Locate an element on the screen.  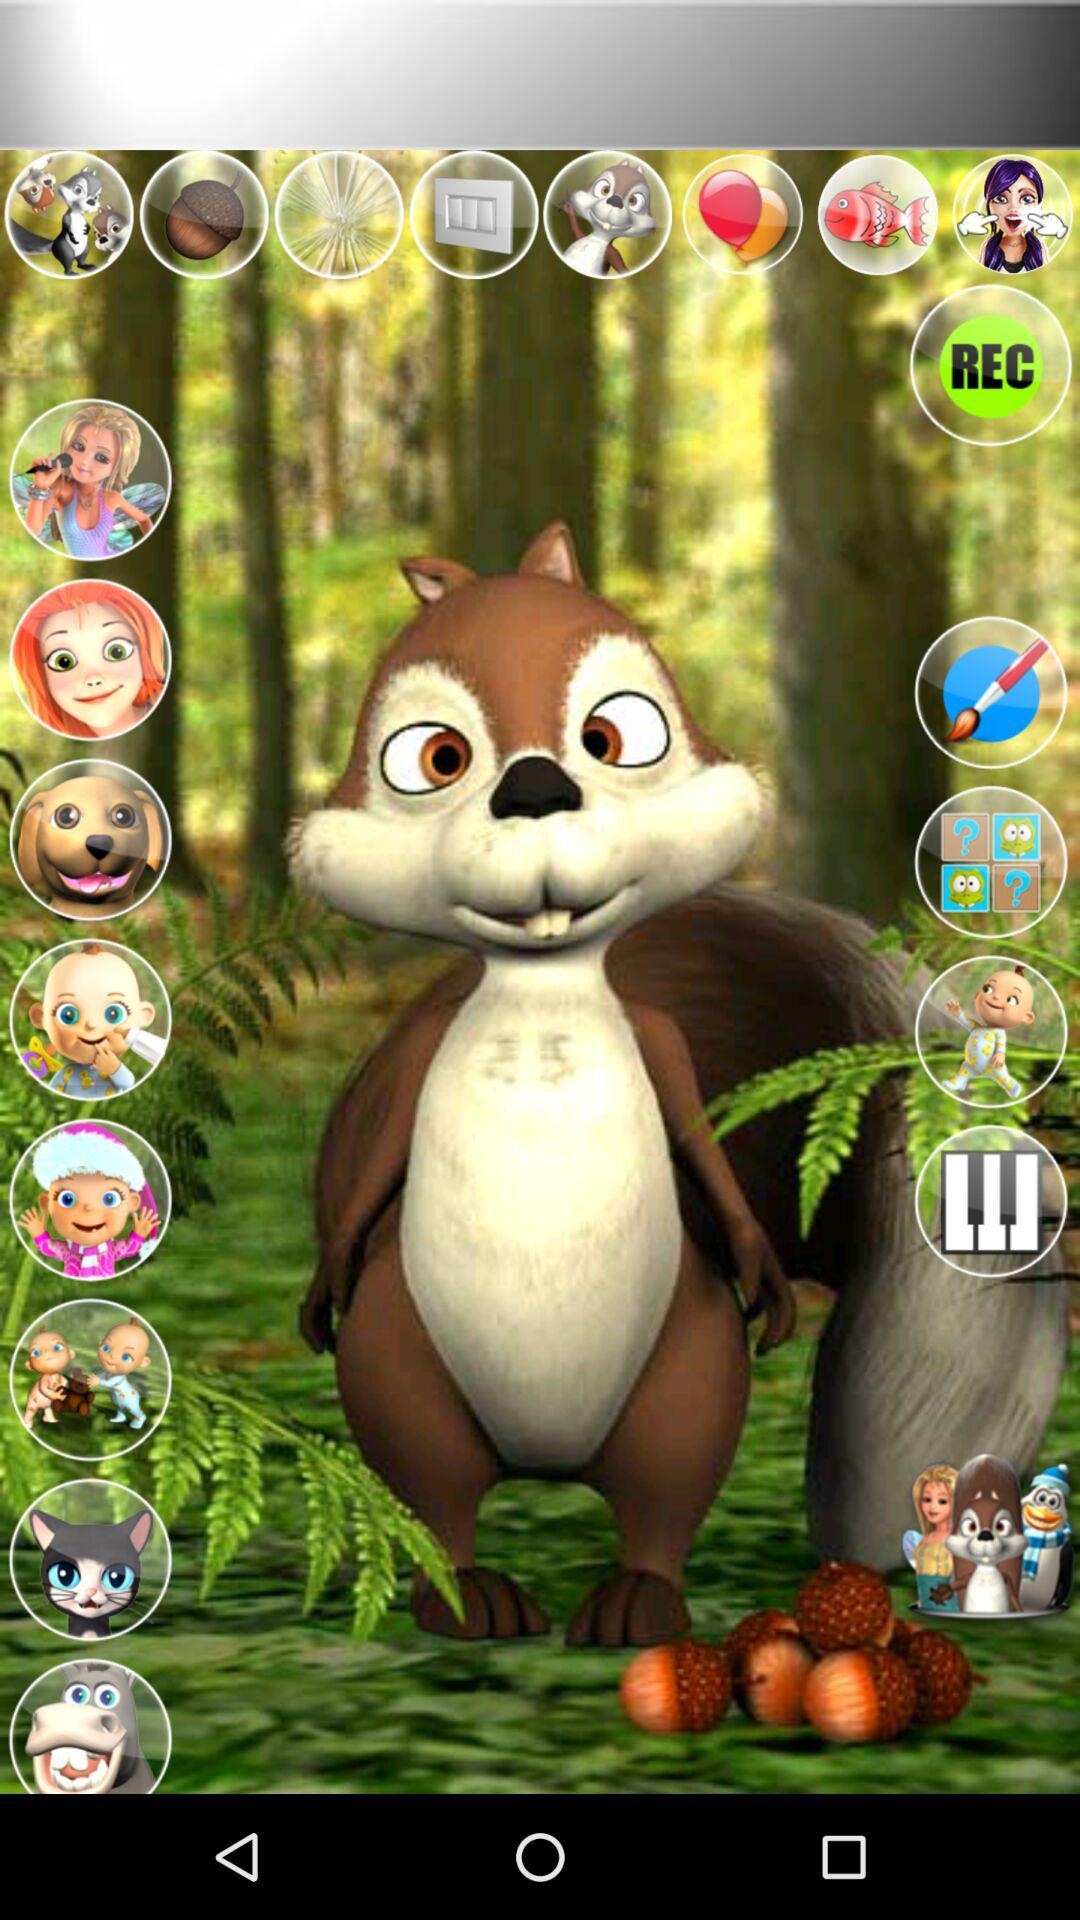
choose picture is located at coordinates (88, 1194).